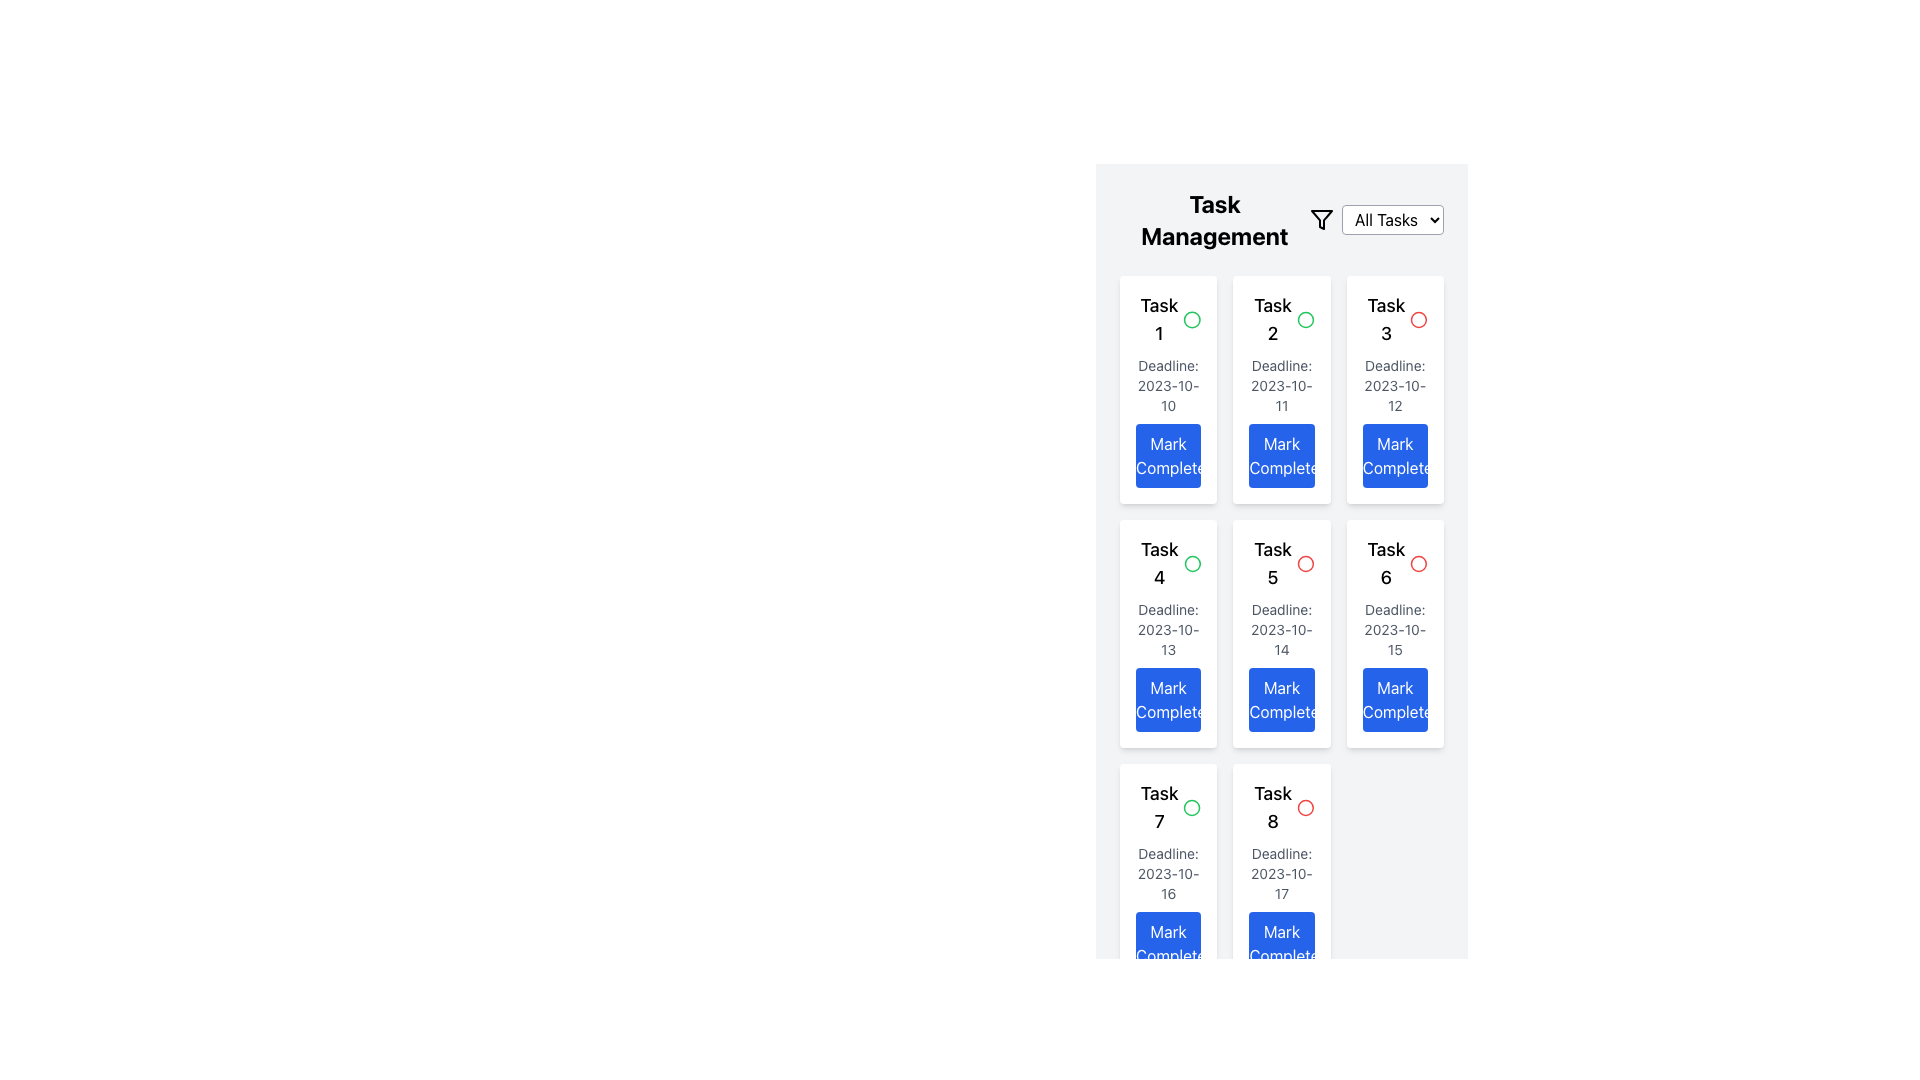 This screenshot has width=1920, height=1080. Describe the element at coordinates (1376, 219) in the screenshot. I see `the dropdown menu located at the top-right corner of the content area, which contains options like 'All Tasks', 'Work', 'Personal'` at that location.